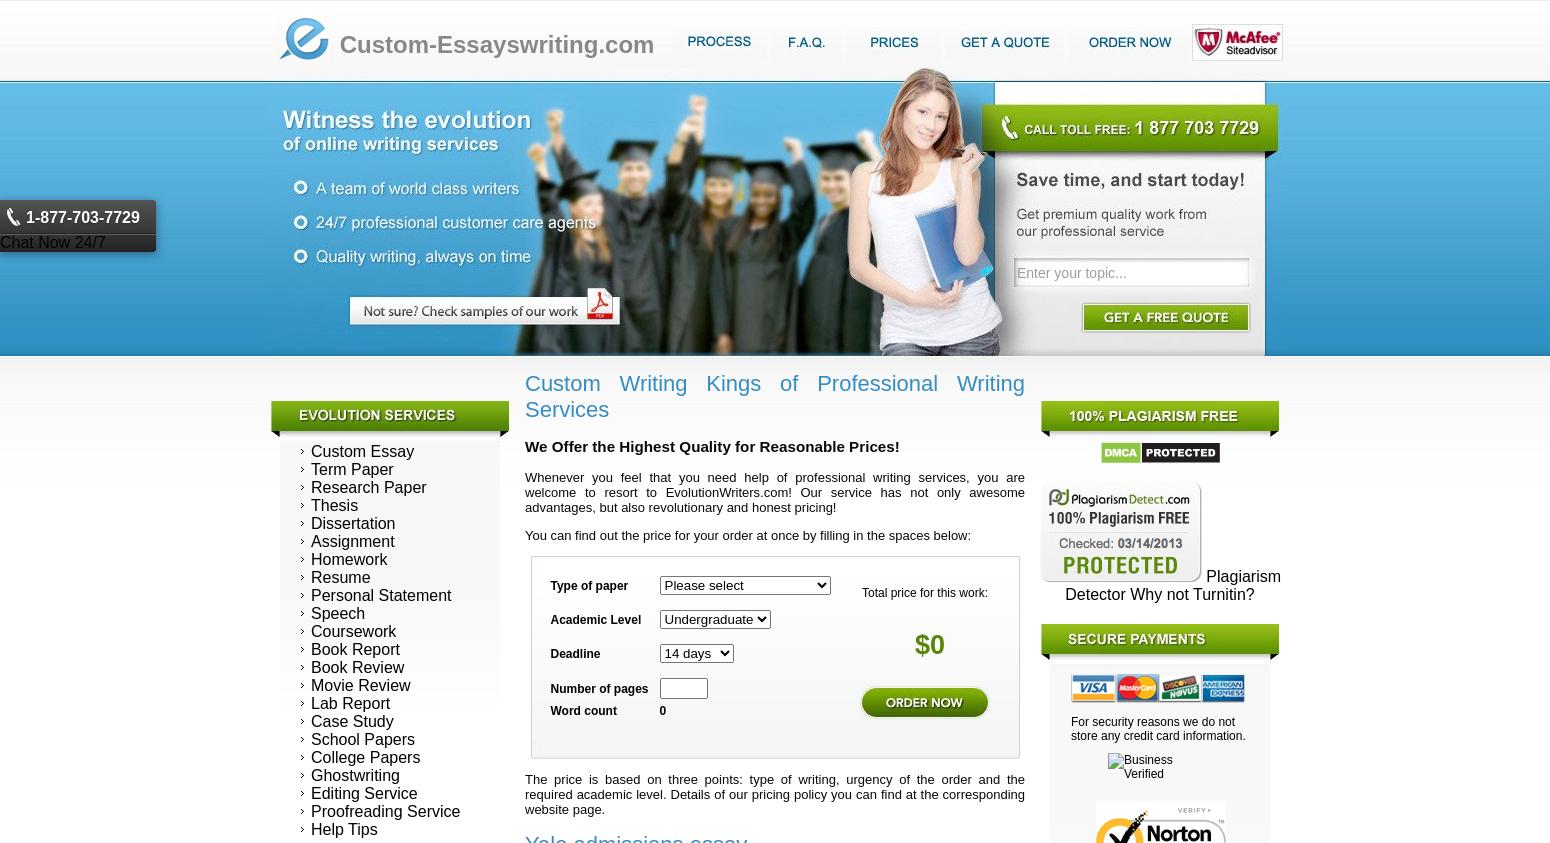 Image resolution: width=1550 pixels, height=843 pixels. Describe the element at coordinates (359, 683) in the screenshot. I see `'Movie Review'` at that location.